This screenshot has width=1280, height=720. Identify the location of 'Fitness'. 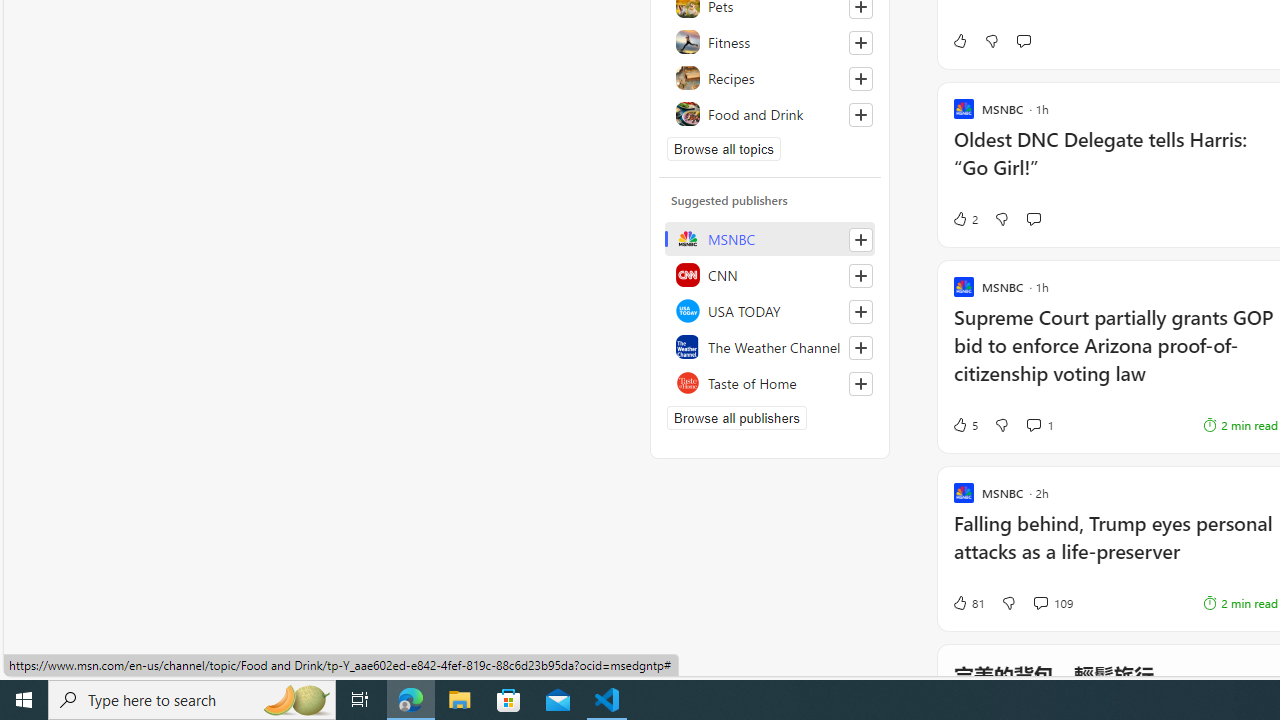
(769, 42).